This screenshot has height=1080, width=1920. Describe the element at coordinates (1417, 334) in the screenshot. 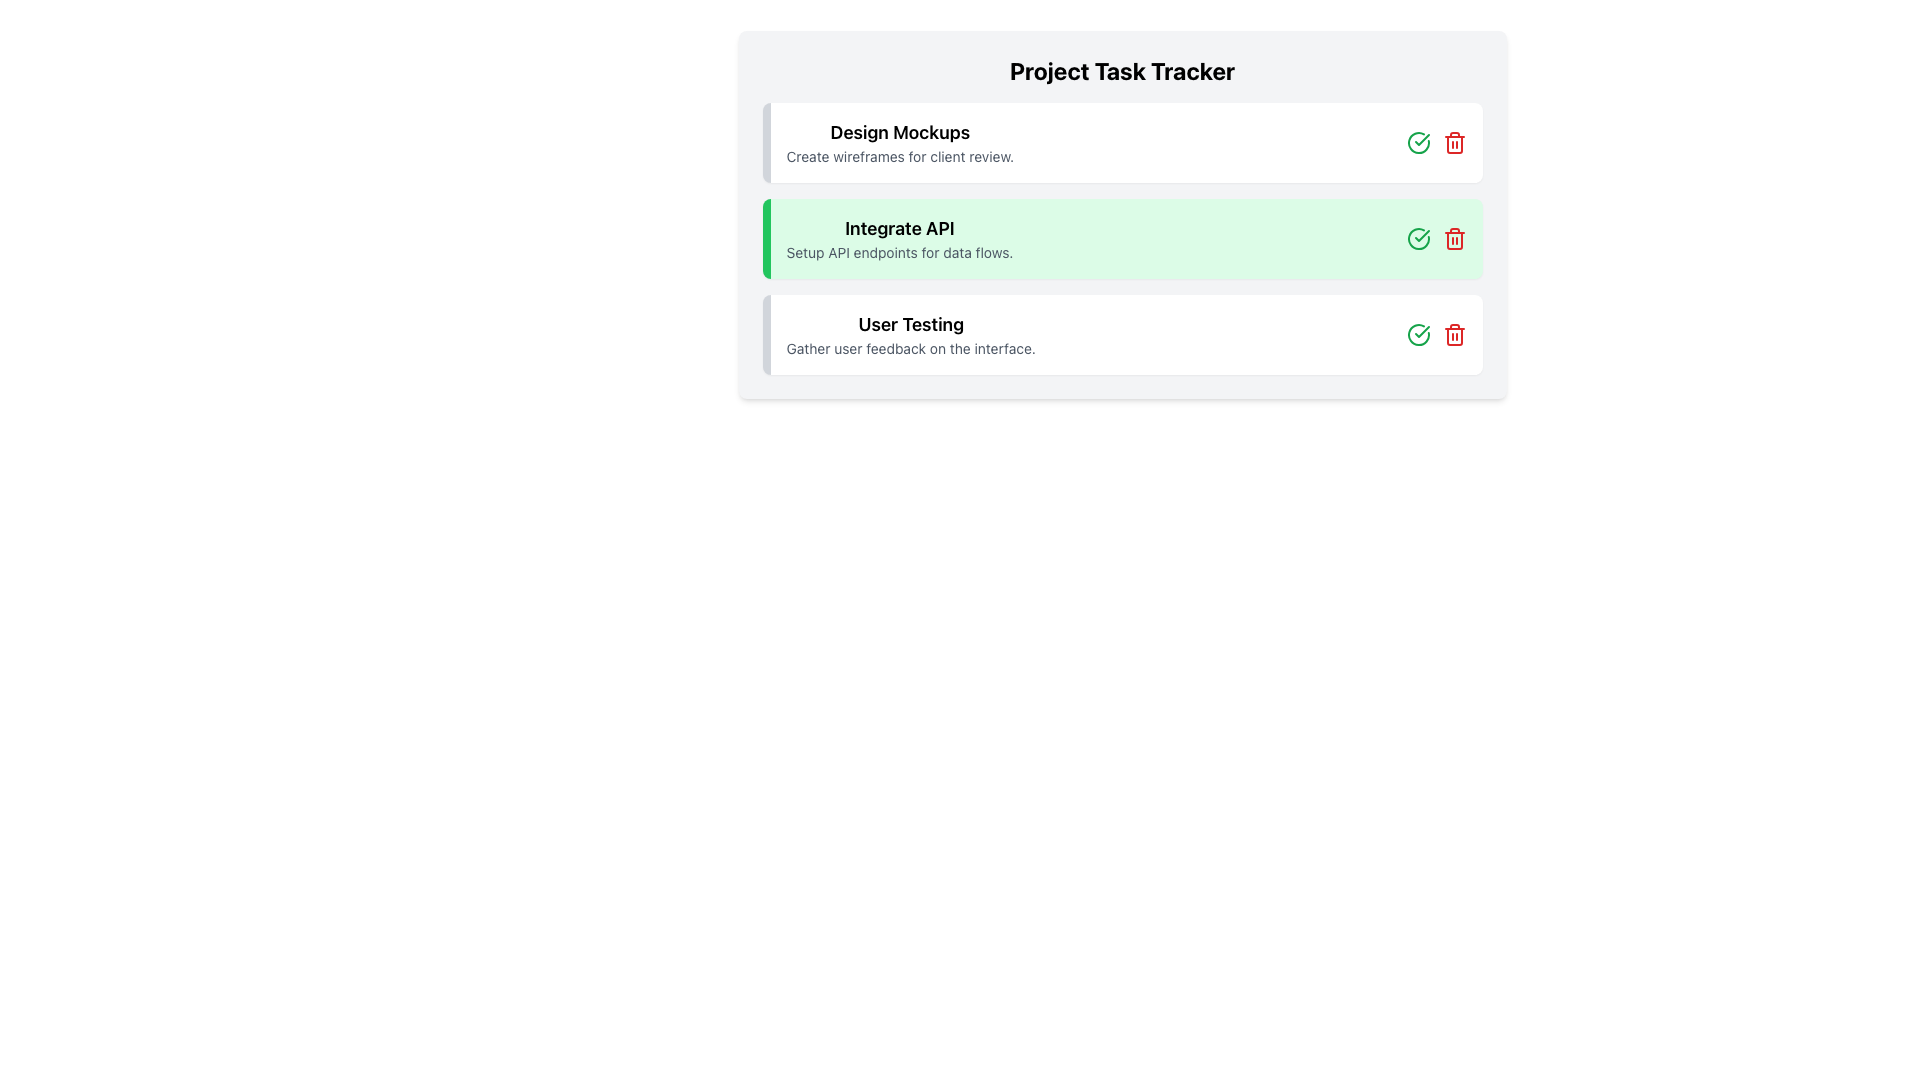

I see `the 'completed' icon located in the 'Integrate API' task within the 'Project Task Tracker' interface` at that location.